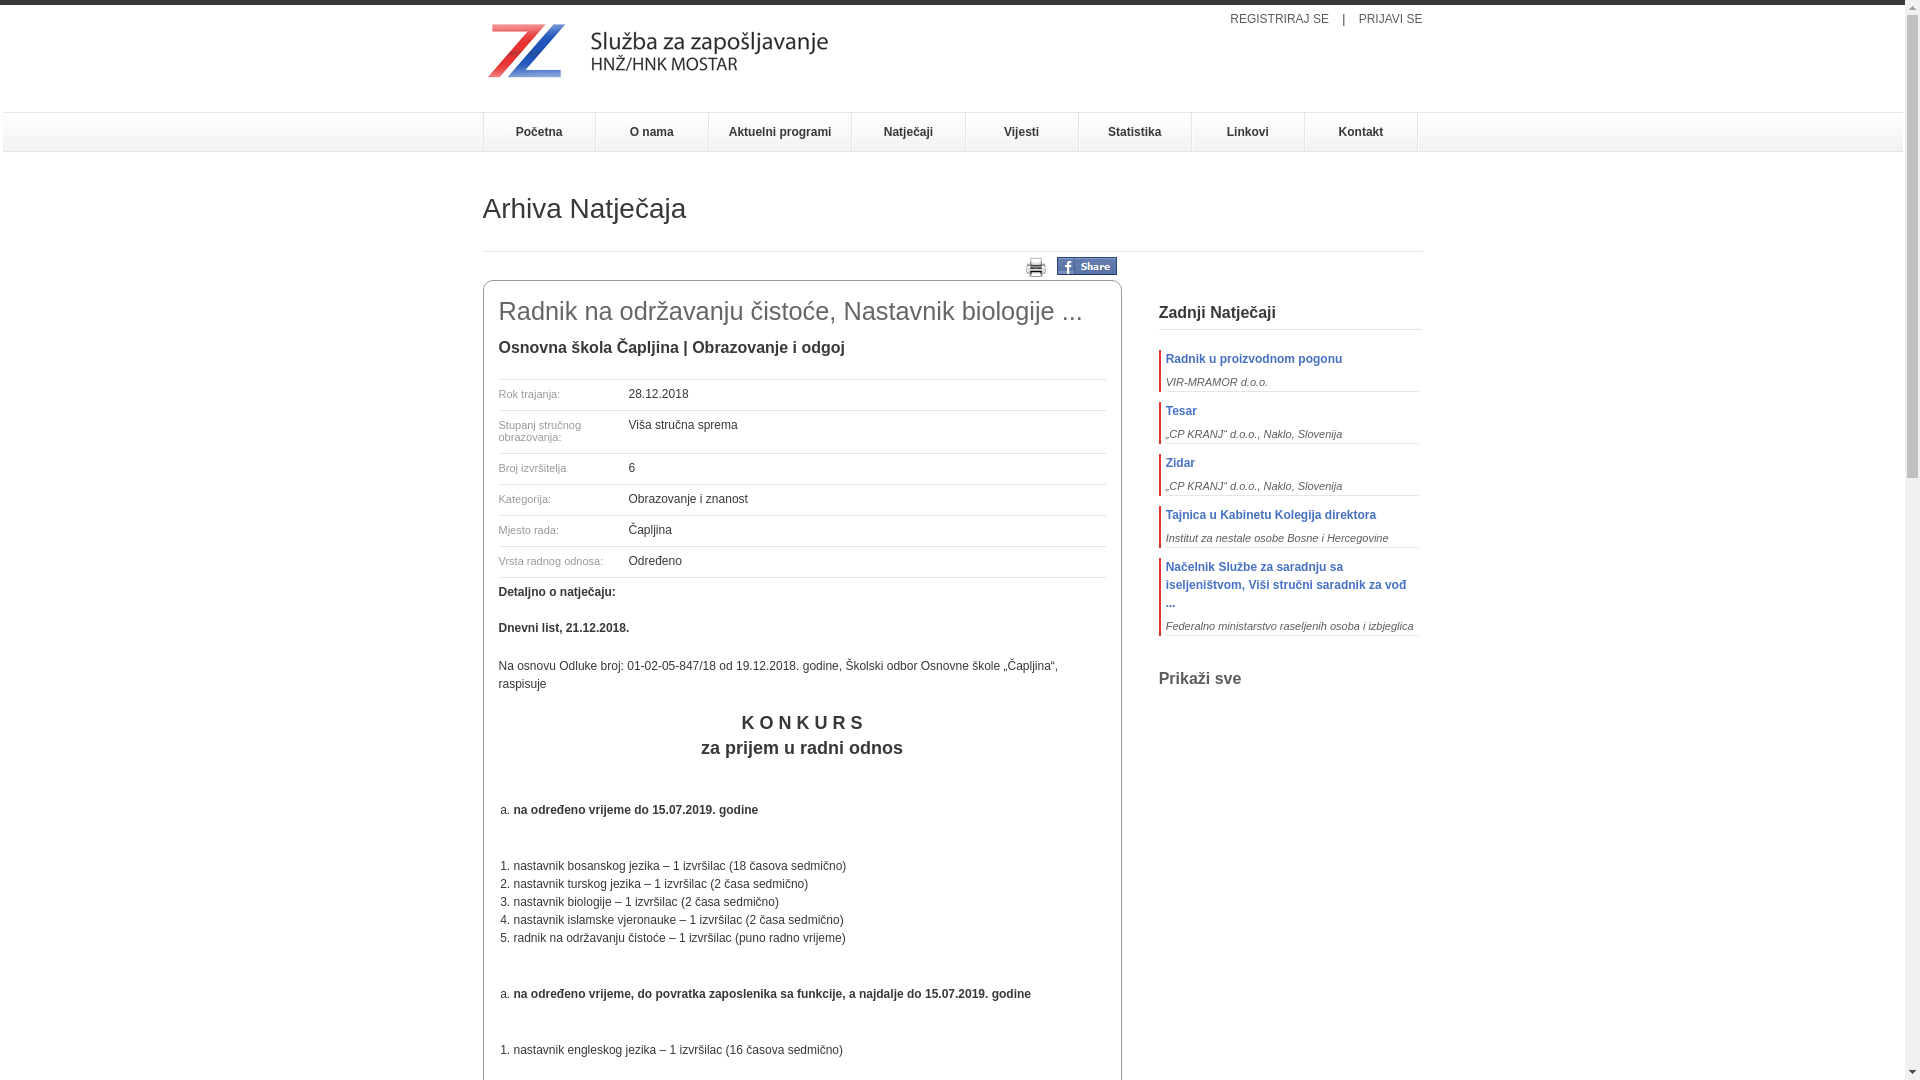 Image resolution: width=1920 pixels, height=1080 pixels. I want to click on 'Radnik u proizvodnom pogonu, so click(1158, 370).